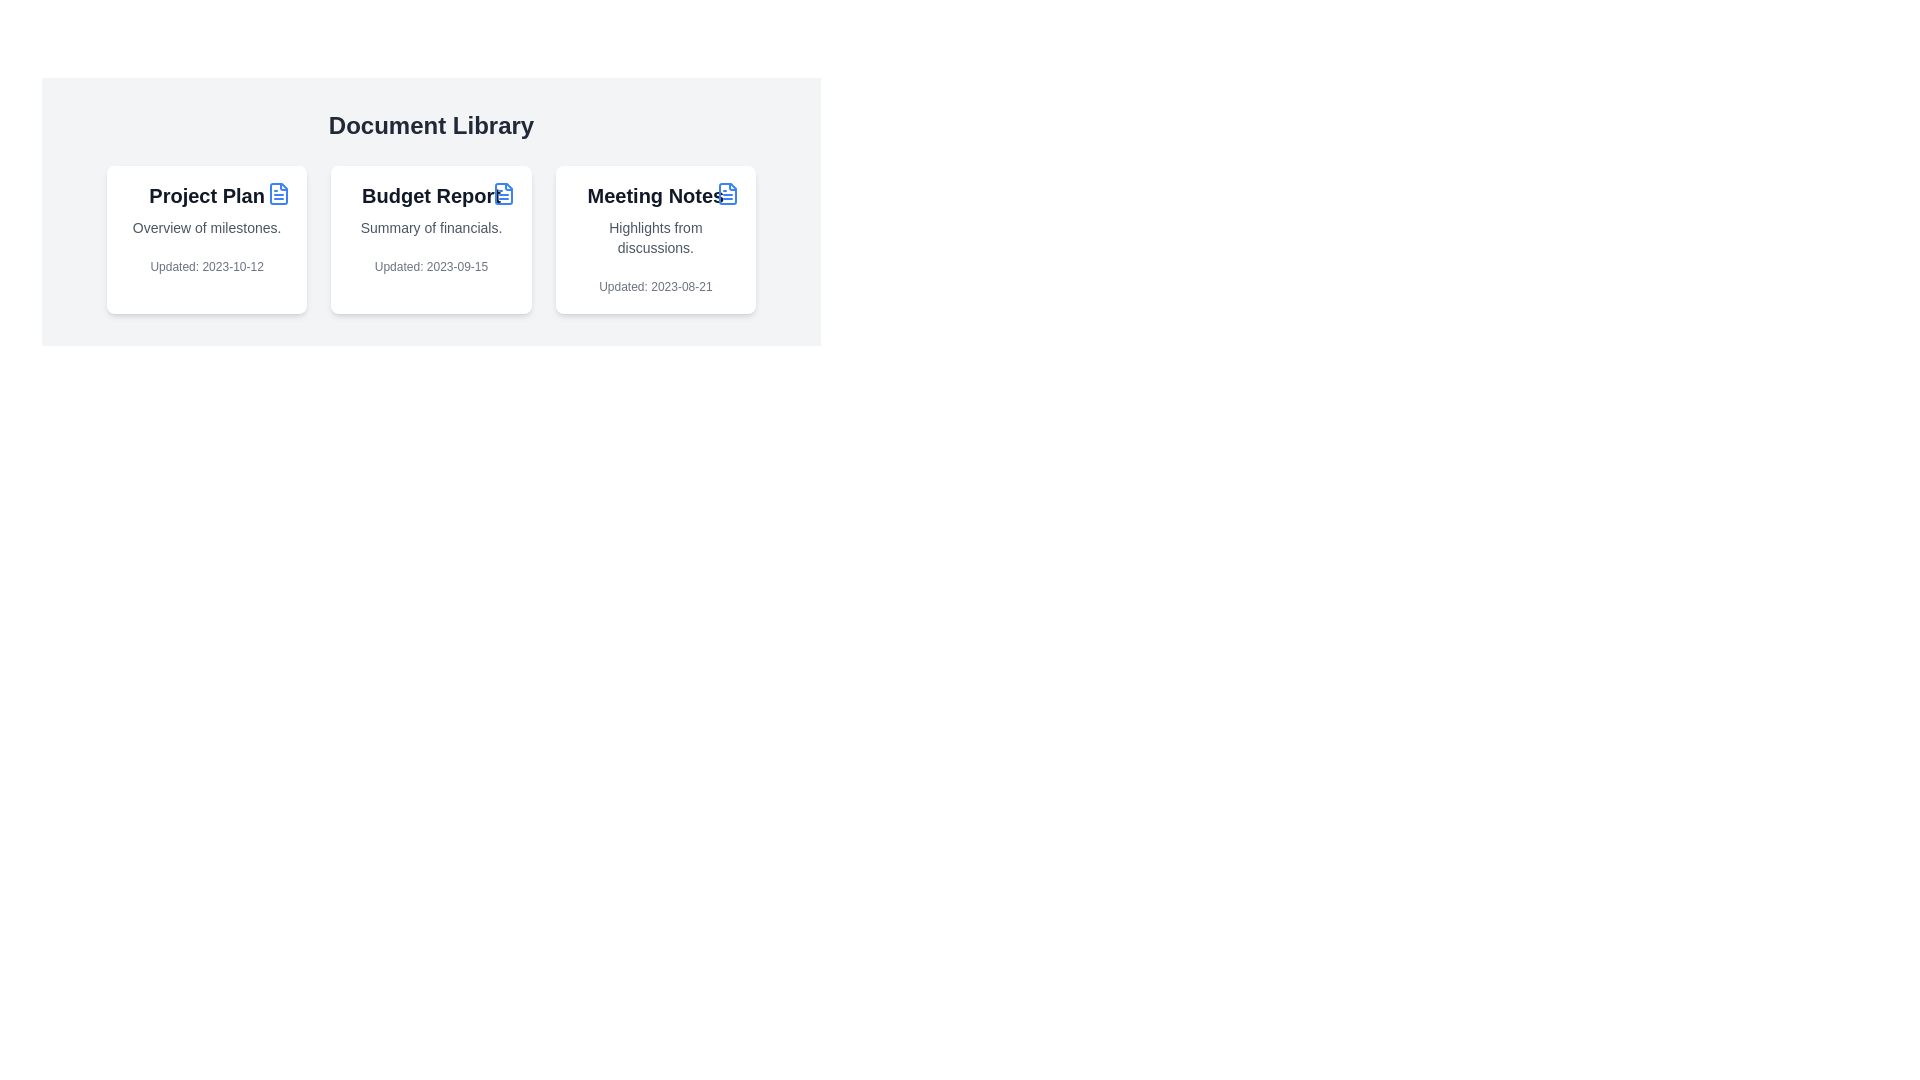 This screenshot has height=1080, width=1920. What do you see at coordinates (430, 126) in the screenshot?
I see `the heading labeled 'Document Library' which indicates the content below pertains to that section` at bounding box center [430, 126].